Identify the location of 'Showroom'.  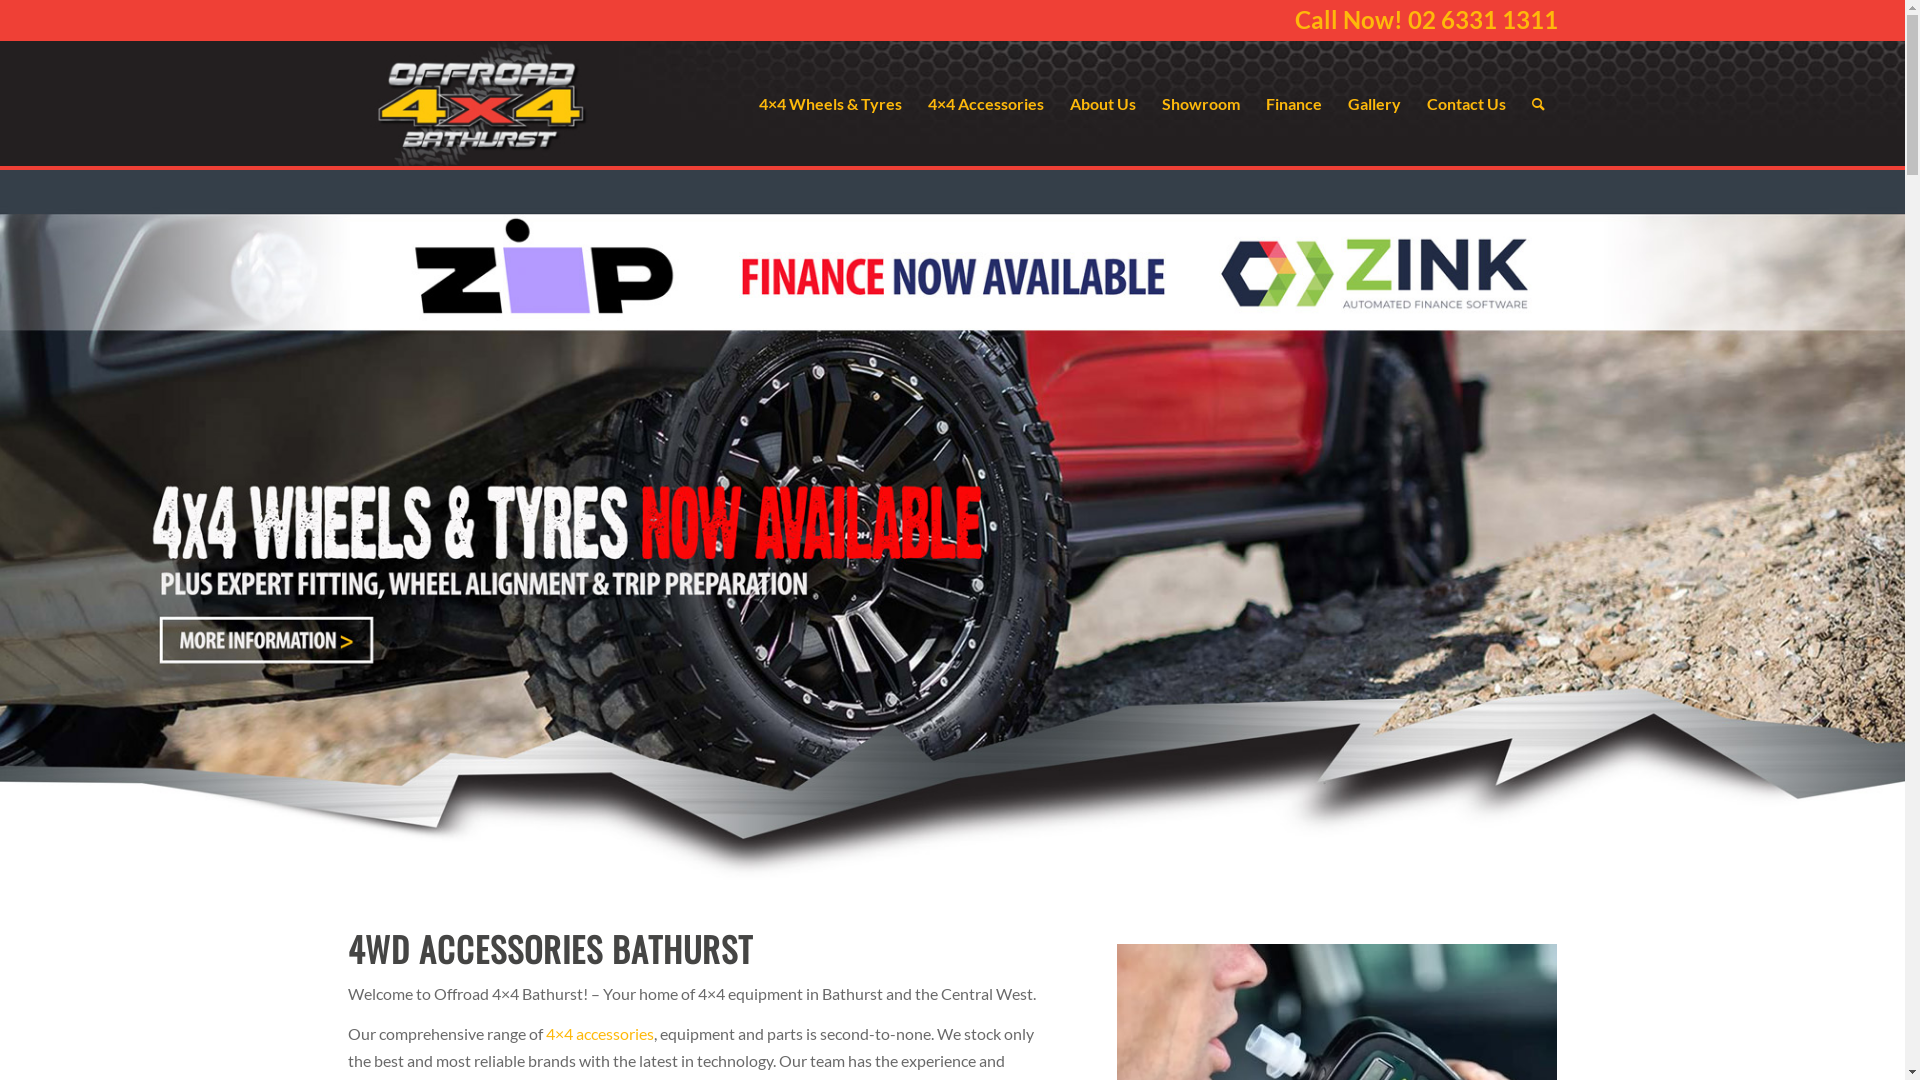
(1200, 103).